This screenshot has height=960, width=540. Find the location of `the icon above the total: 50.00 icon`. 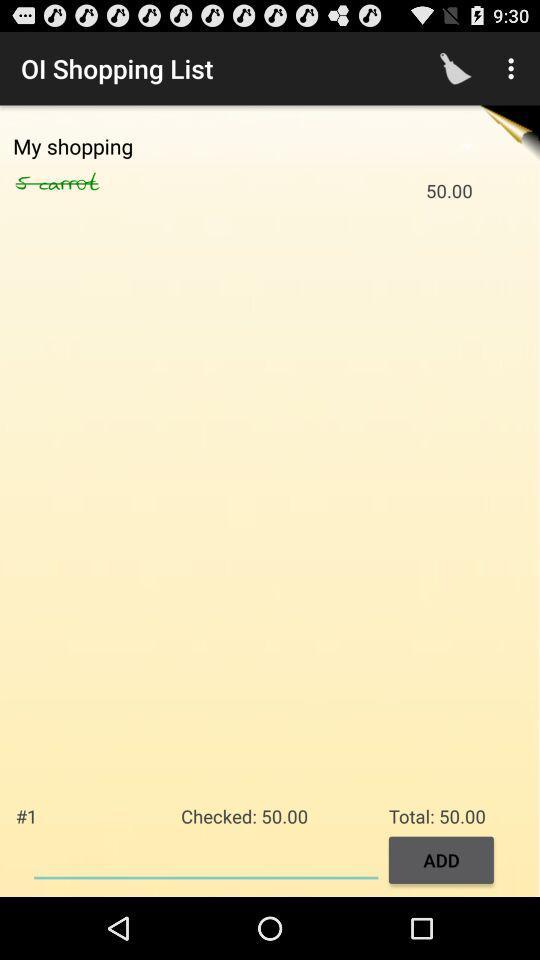

the icon above the total: 50.00 icon is located at coordinates (513, 68).